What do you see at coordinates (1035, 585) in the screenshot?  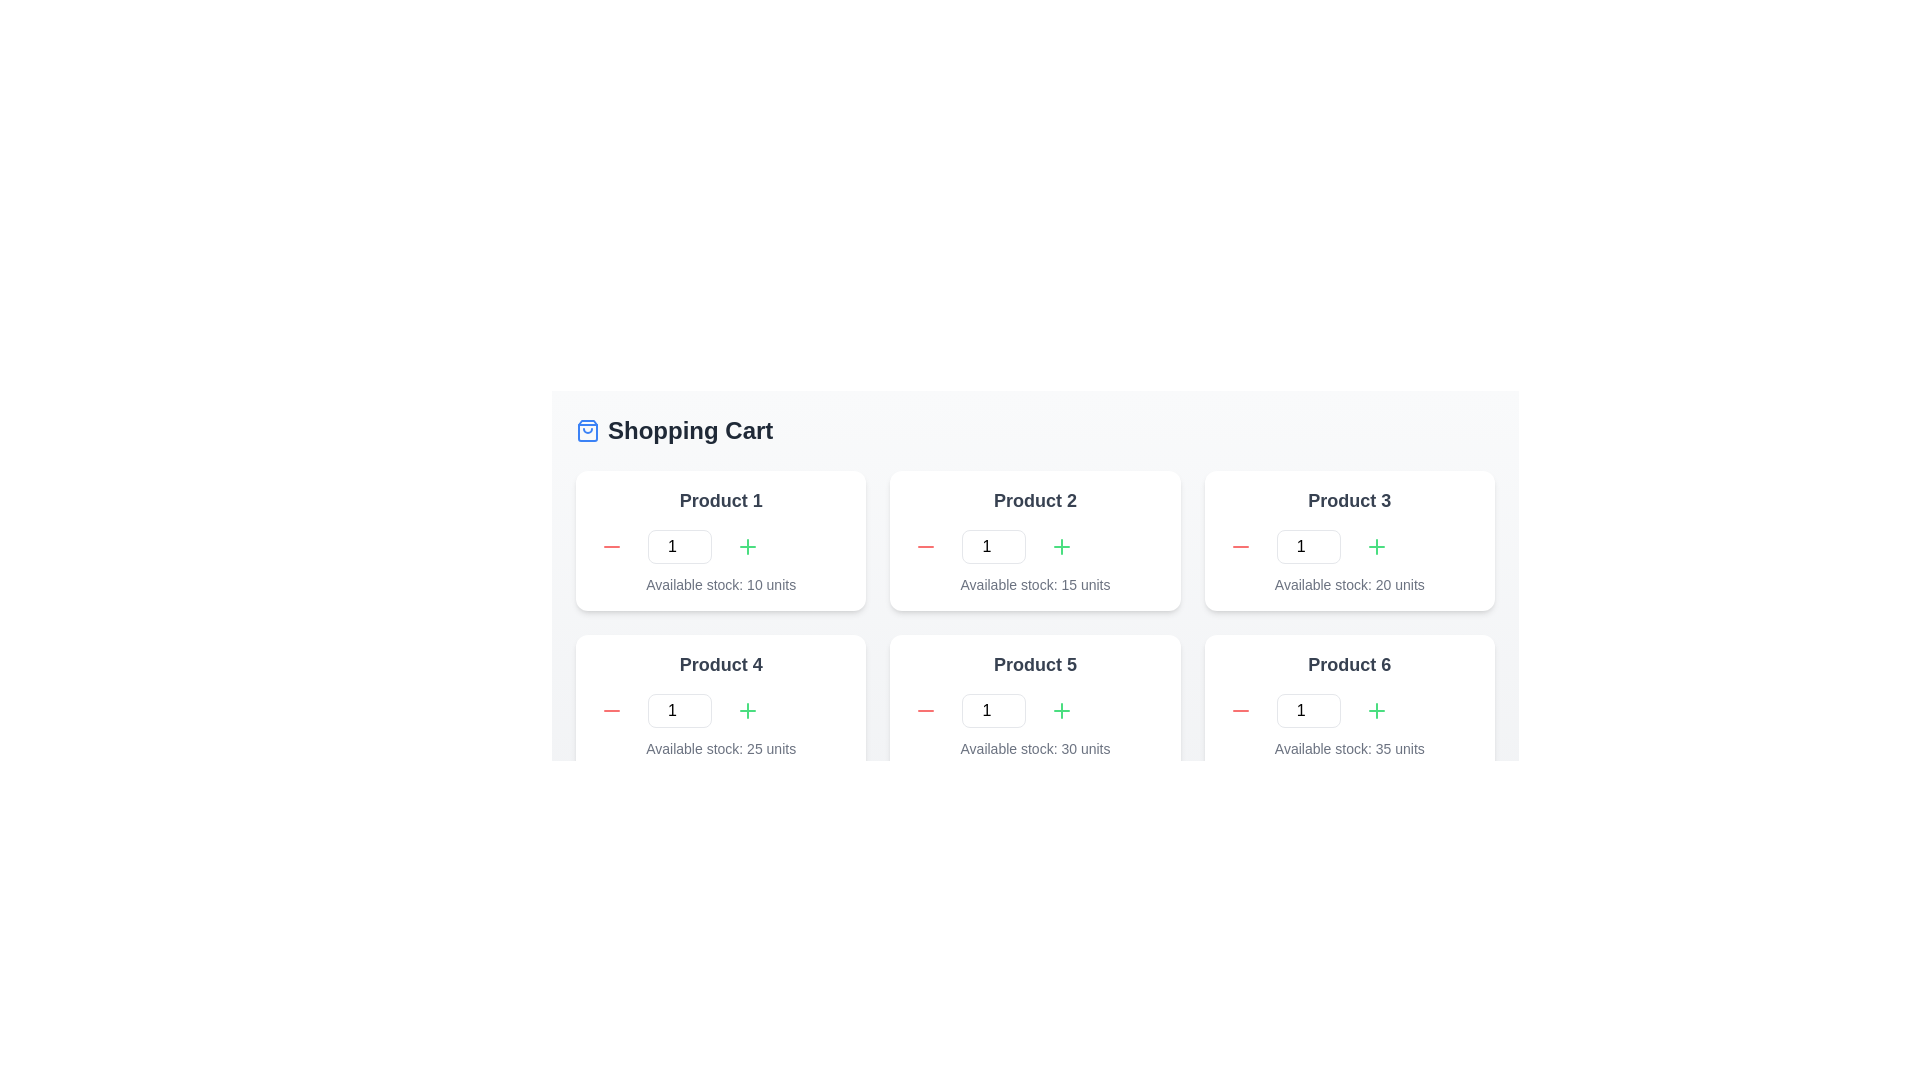 I see `the non-interactive informational Text label that displays the available quantity of the product for 'Product 2', located in the third row of text elements within the card, below the quantity control section` at bounding box center [1035, 585].